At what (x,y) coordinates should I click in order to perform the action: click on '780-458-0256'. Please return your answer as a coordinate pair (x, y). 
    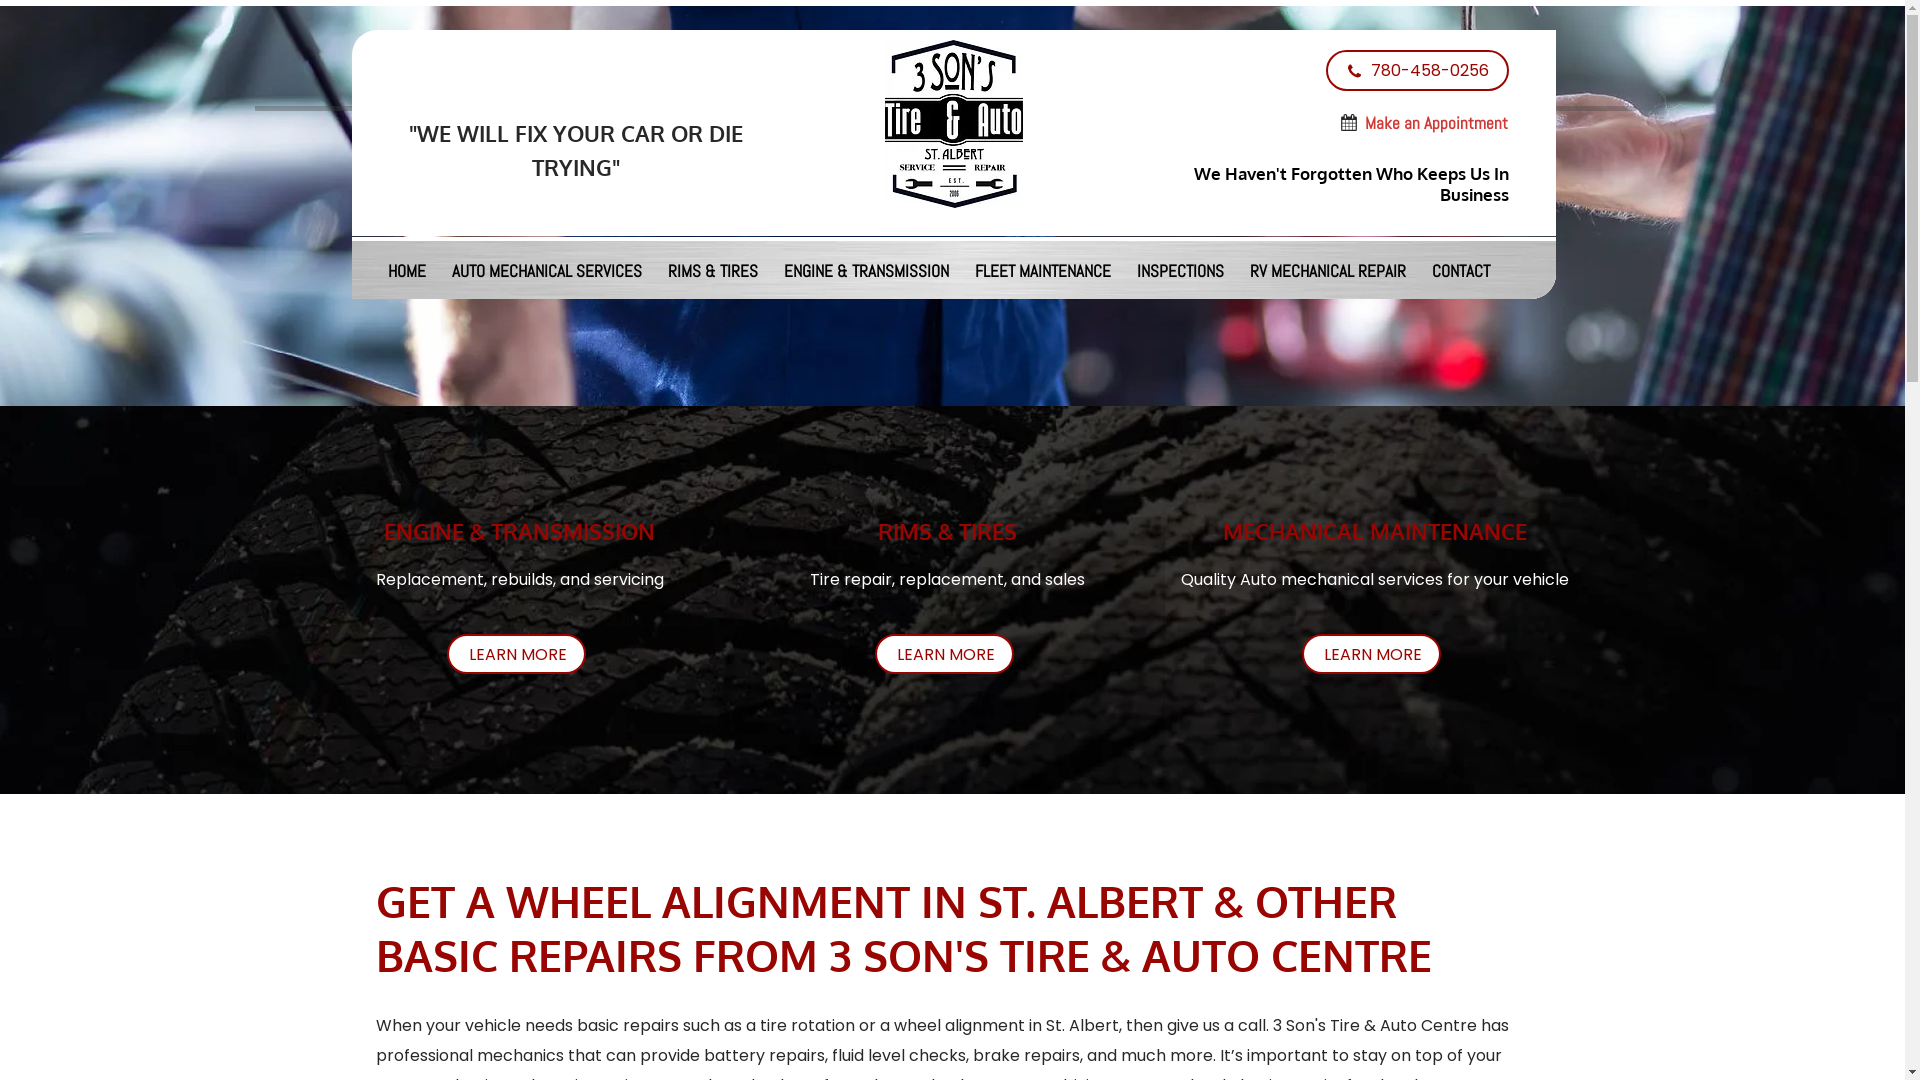
    Looking at the image, I should click on (1325, 69).